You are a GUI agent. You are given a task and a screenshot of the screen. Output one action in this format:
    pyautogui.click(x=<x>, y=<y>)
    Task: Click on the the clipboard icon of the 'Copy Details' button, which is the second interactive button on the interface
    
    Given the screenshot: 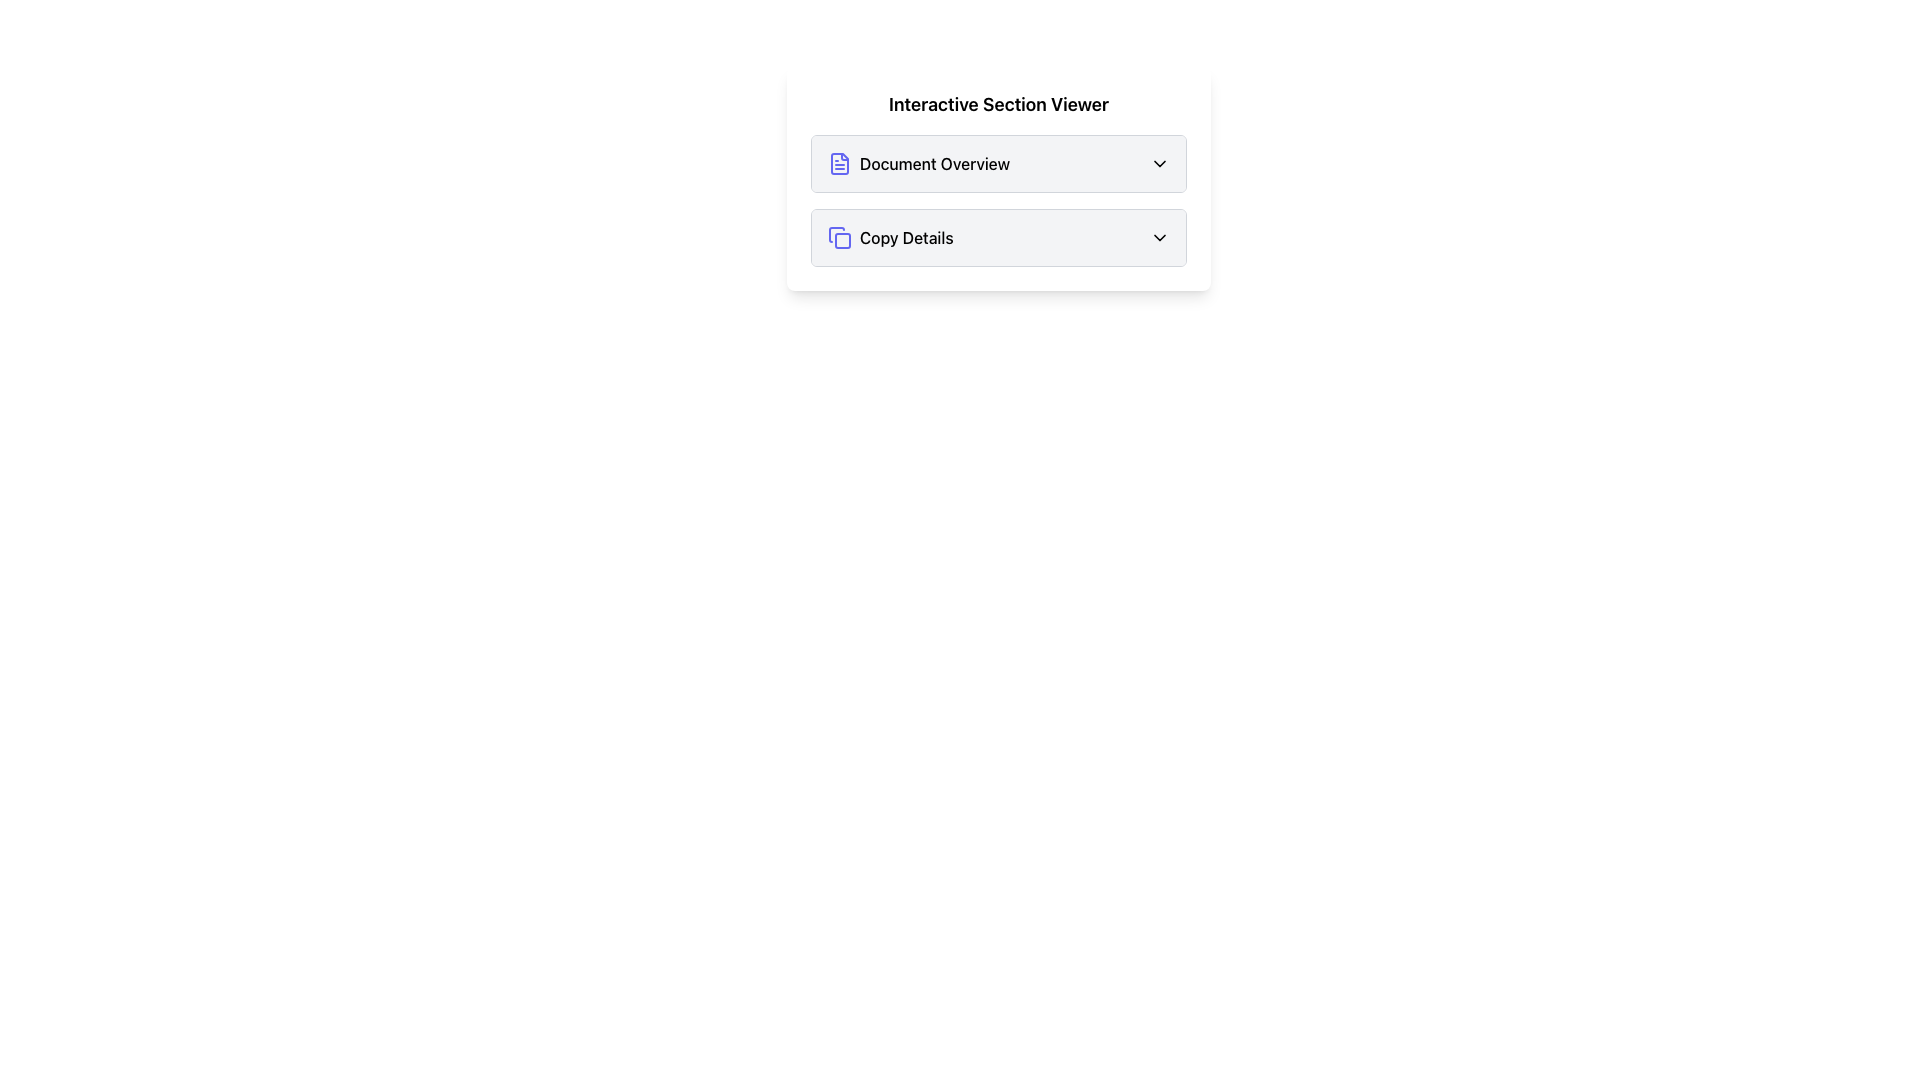 What is the action you would take?
    pyautogui.click(x=843, y=239)
    